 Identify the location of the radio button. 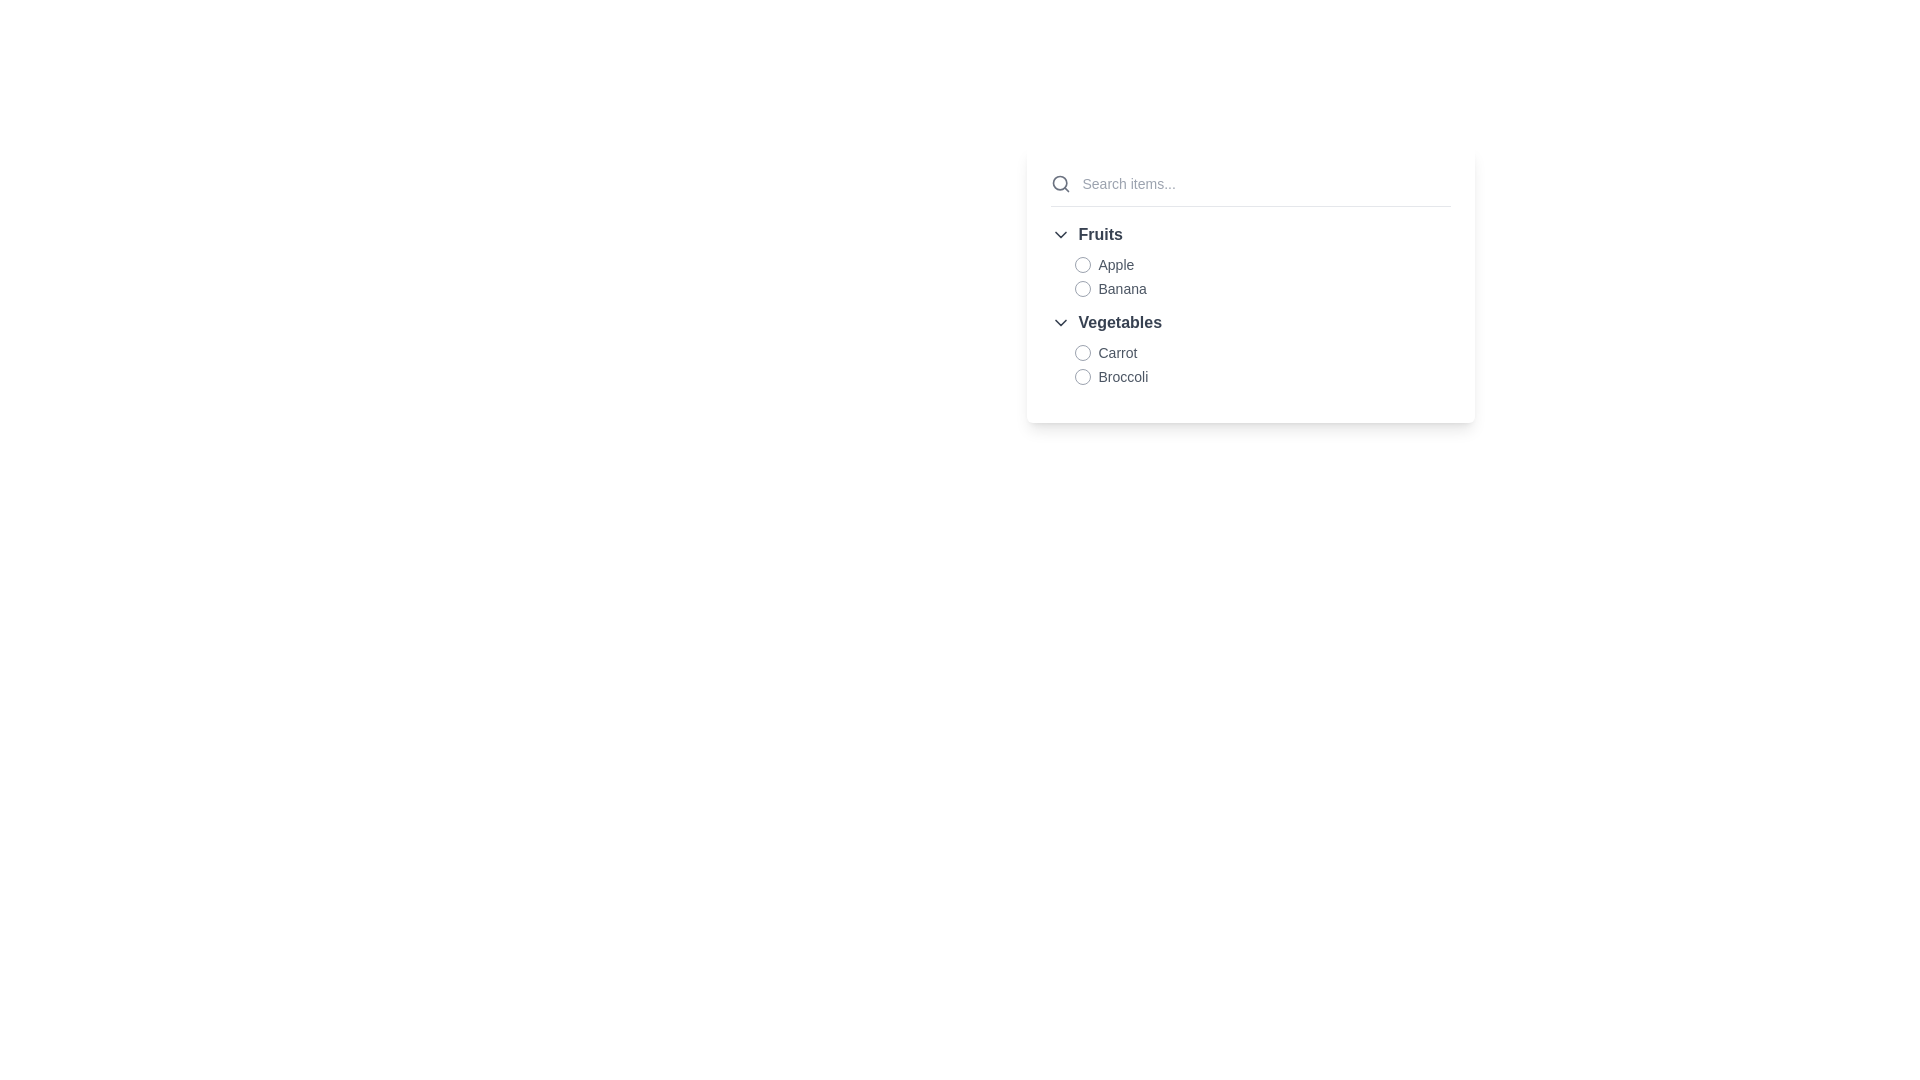
(1249, 260).